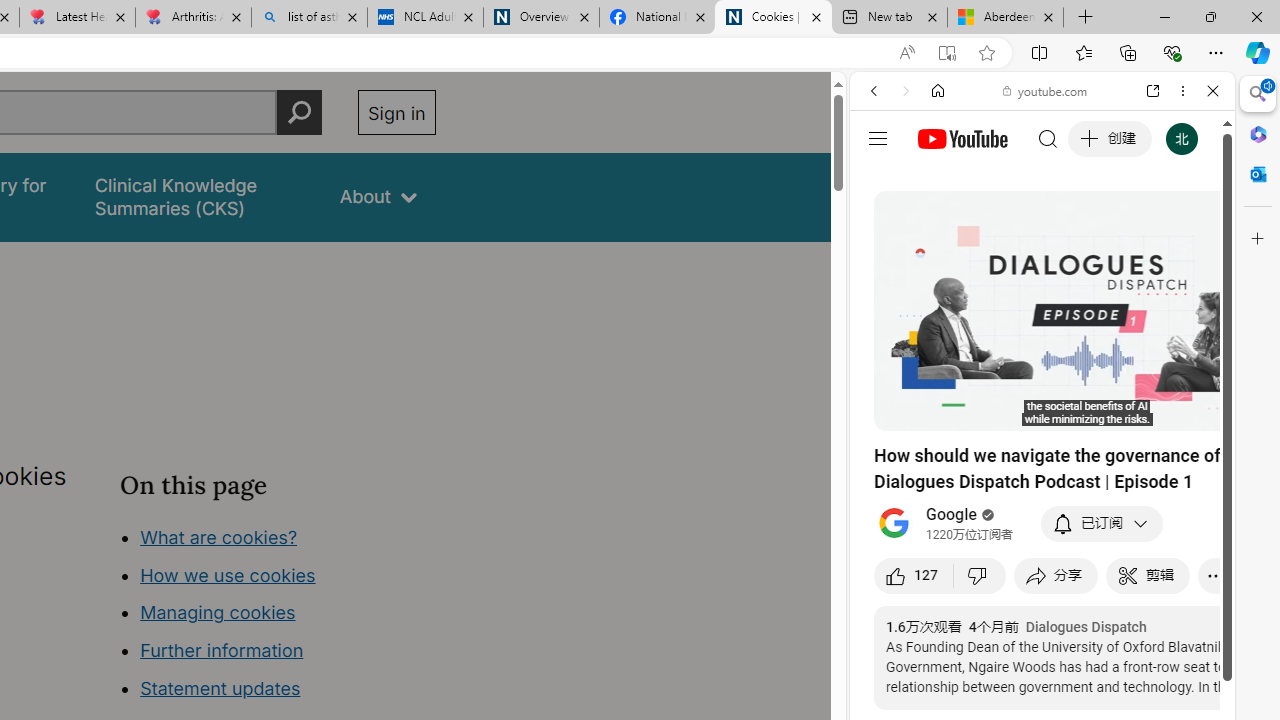 This screenshot has width=1280, height=720. What do you see at coordinates (227, 574) in the screenshot?
I see `'How we use cookies'` at bounding box center [227, 574].